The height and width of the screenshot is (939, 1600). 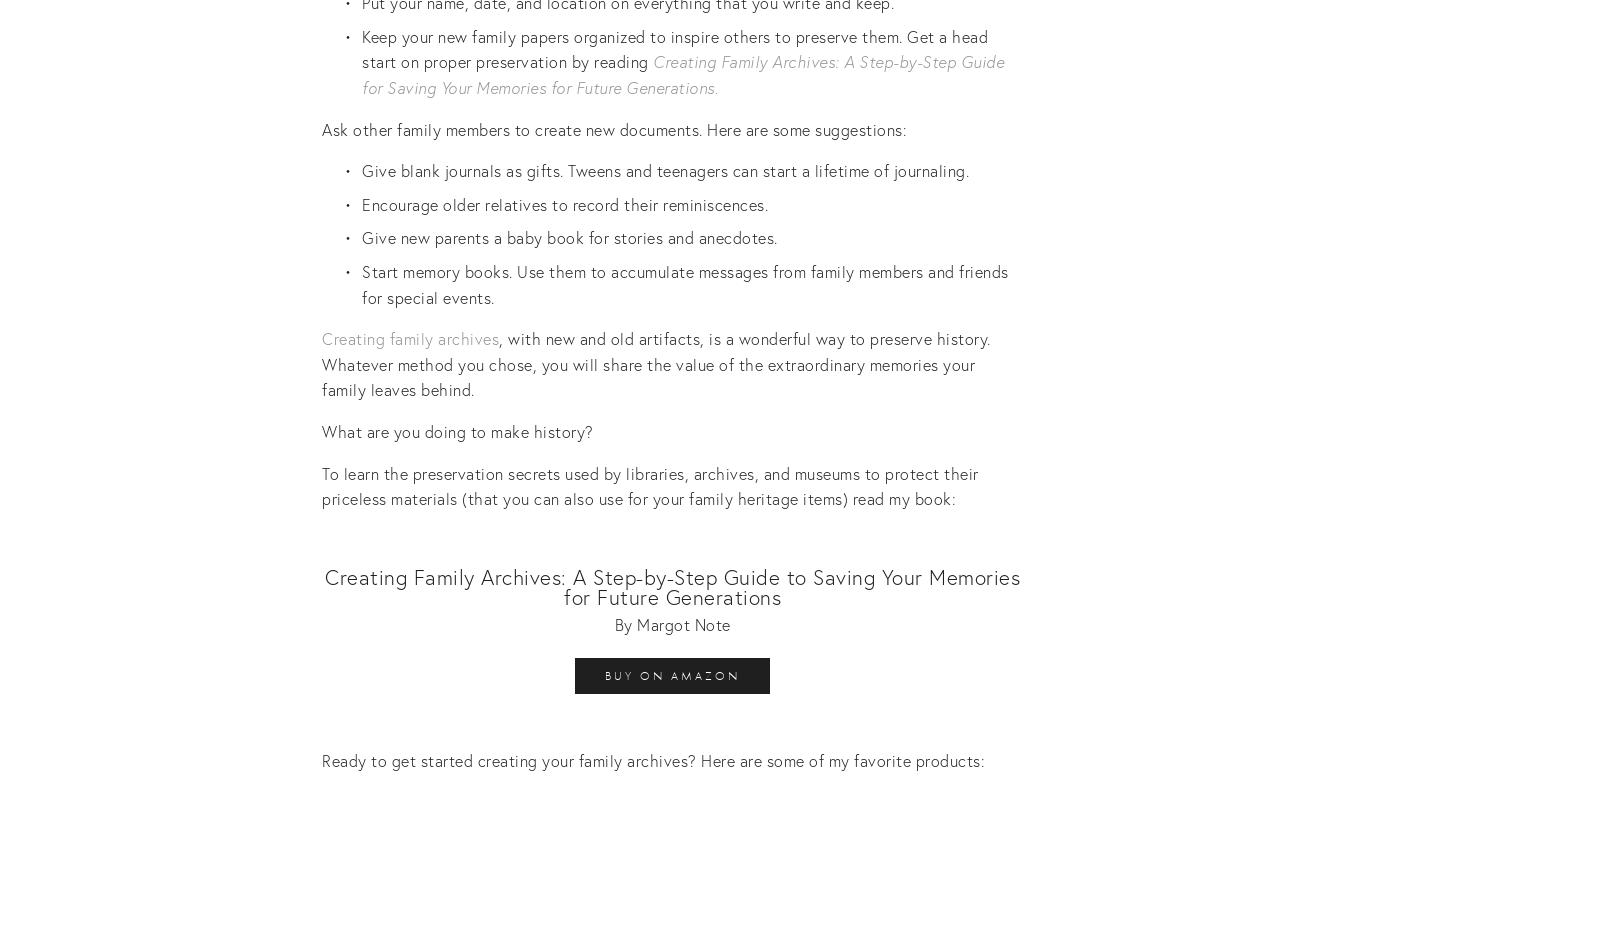 I want to click on 'Ready to get started creating your family archives? Here are some of my favorite products:', so click(x=322, y=758).